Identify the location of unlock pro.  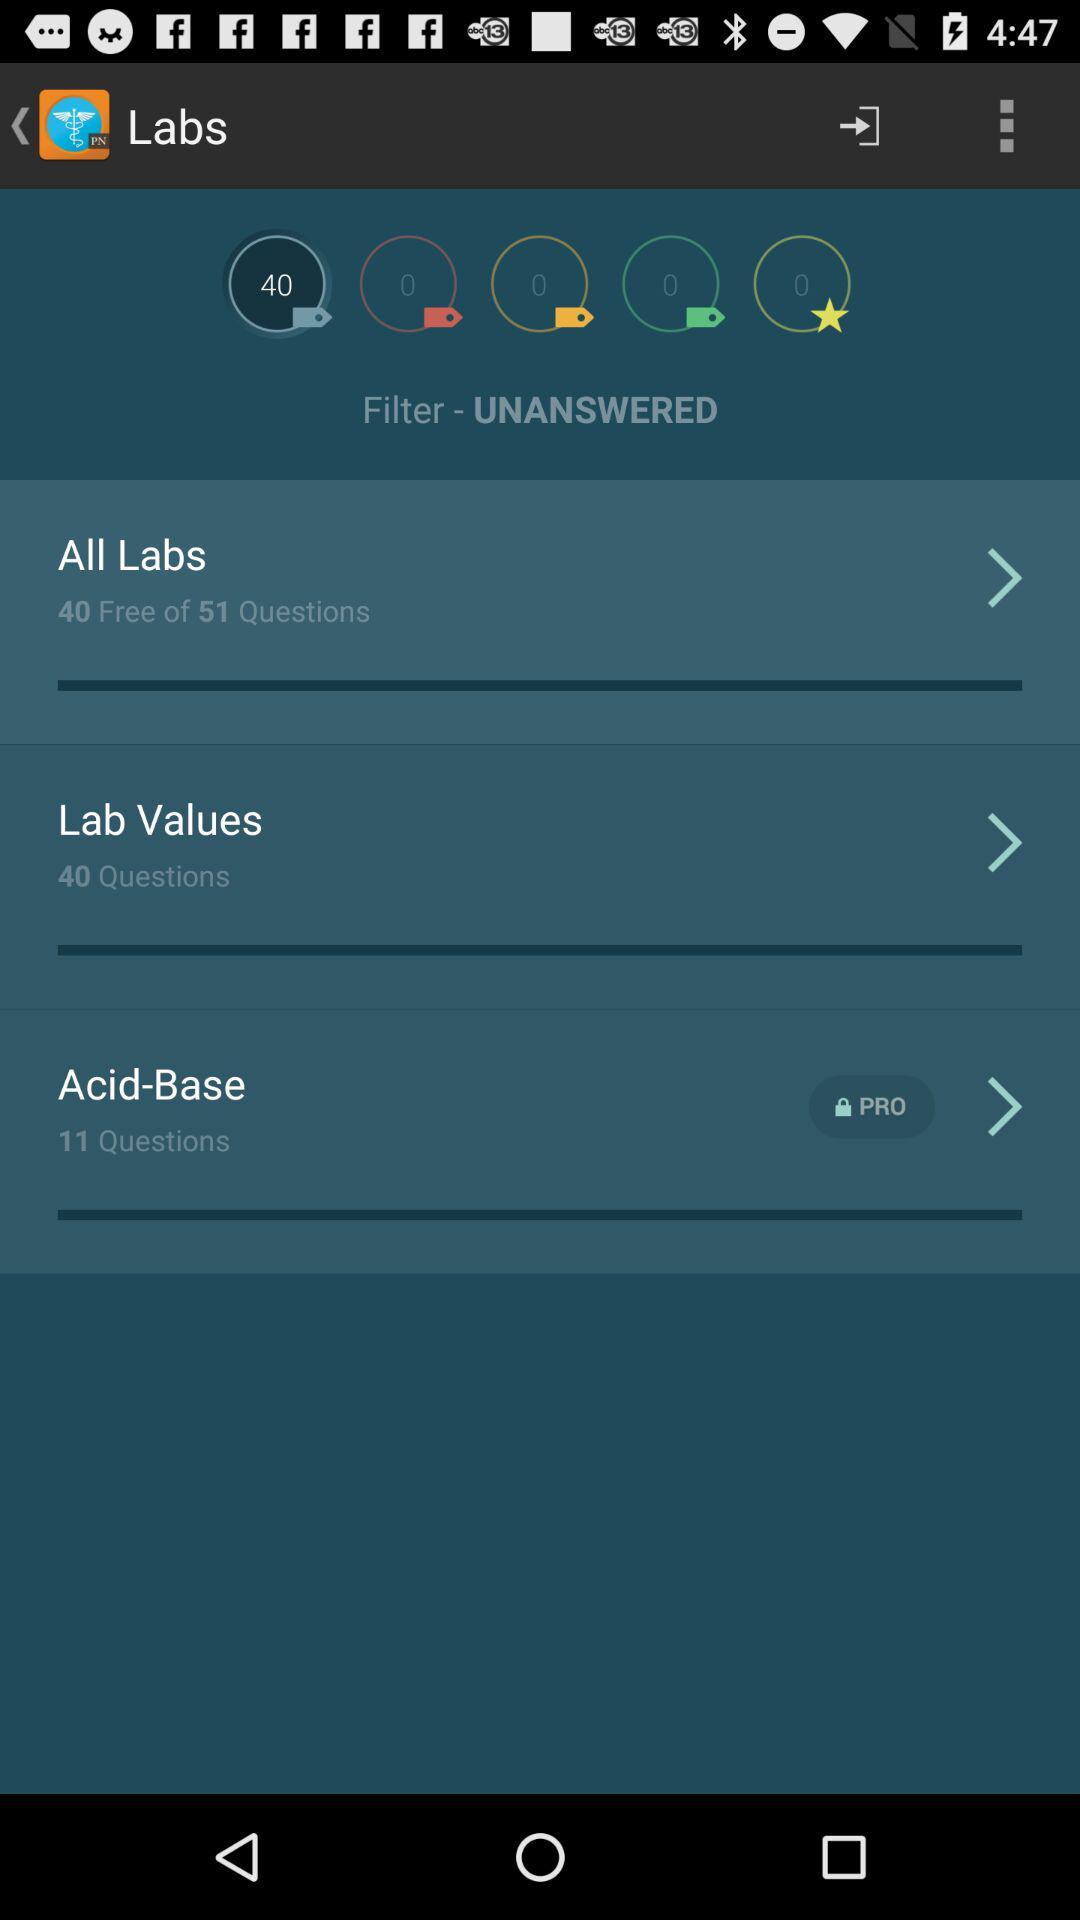
(871, 1106).